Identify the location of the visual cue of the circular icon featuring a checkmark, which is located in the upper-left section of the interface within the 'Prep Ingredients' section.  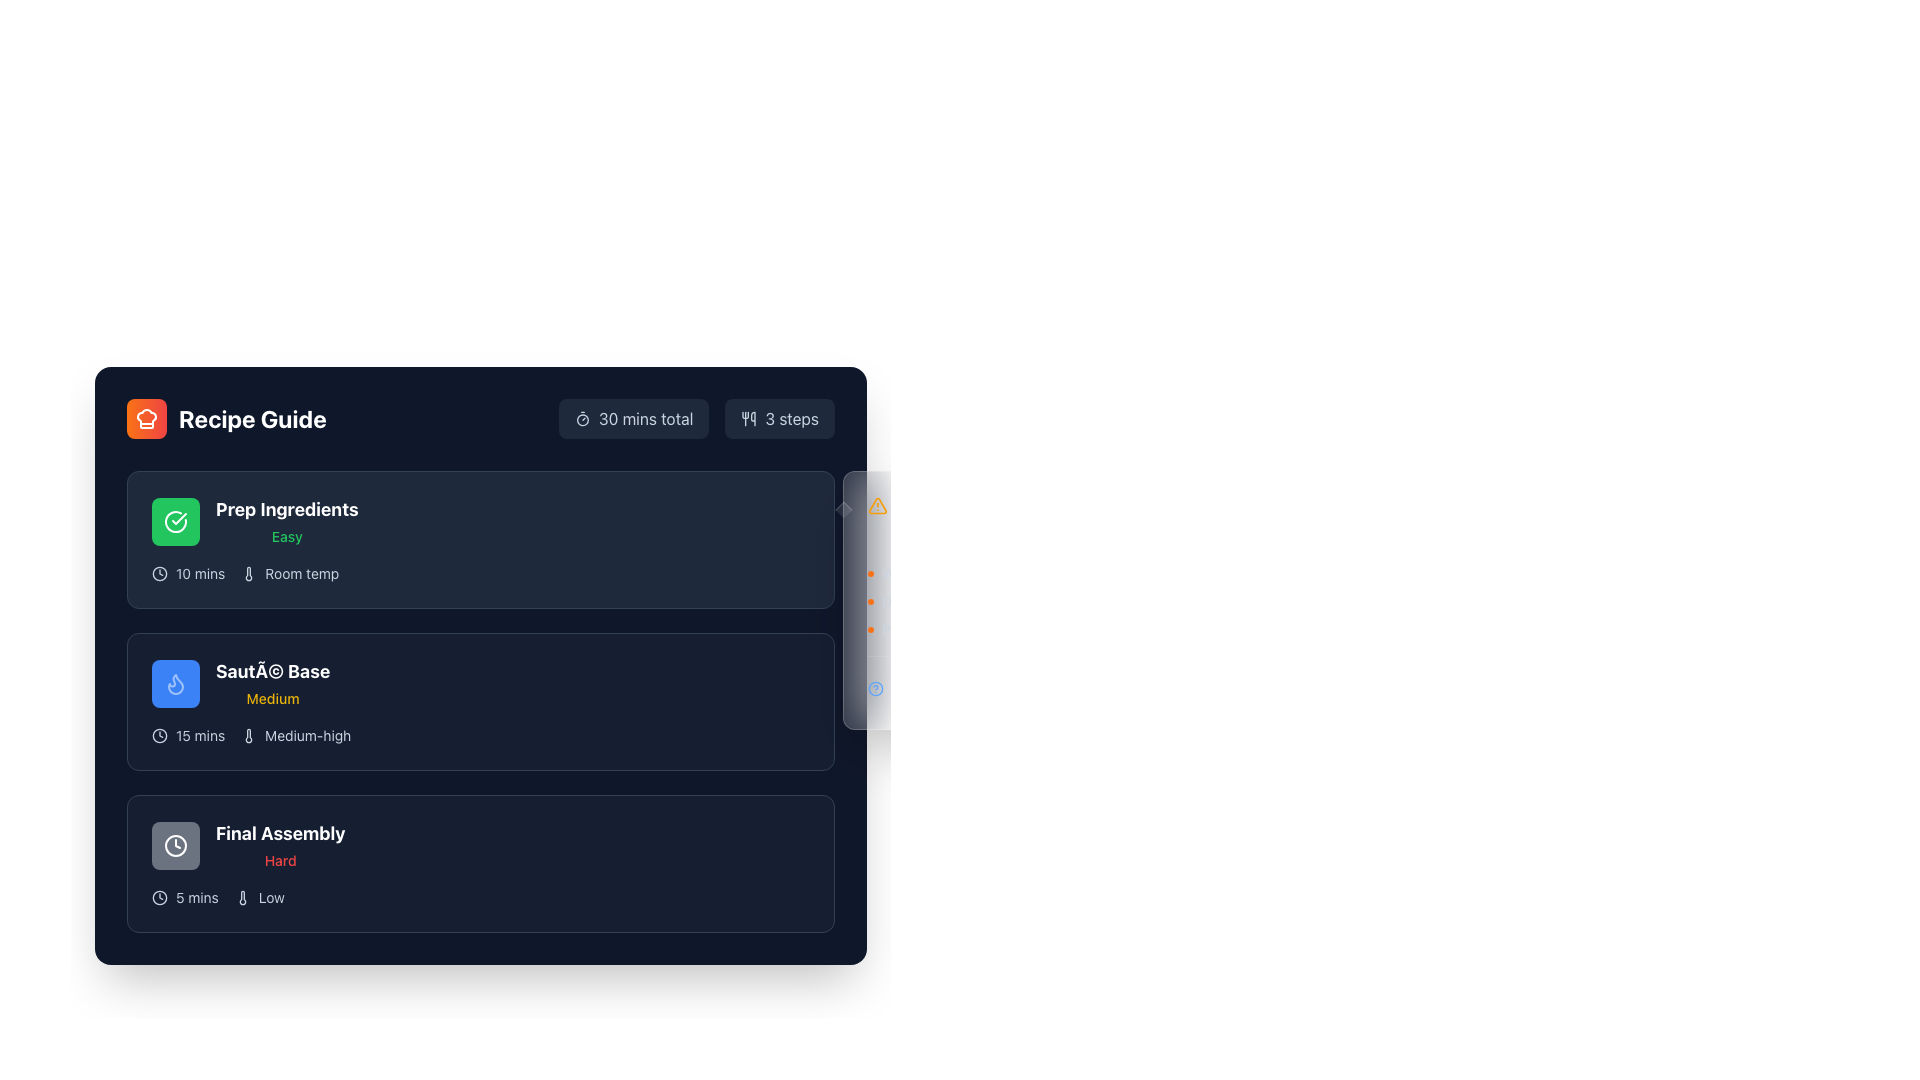
(179, 518).